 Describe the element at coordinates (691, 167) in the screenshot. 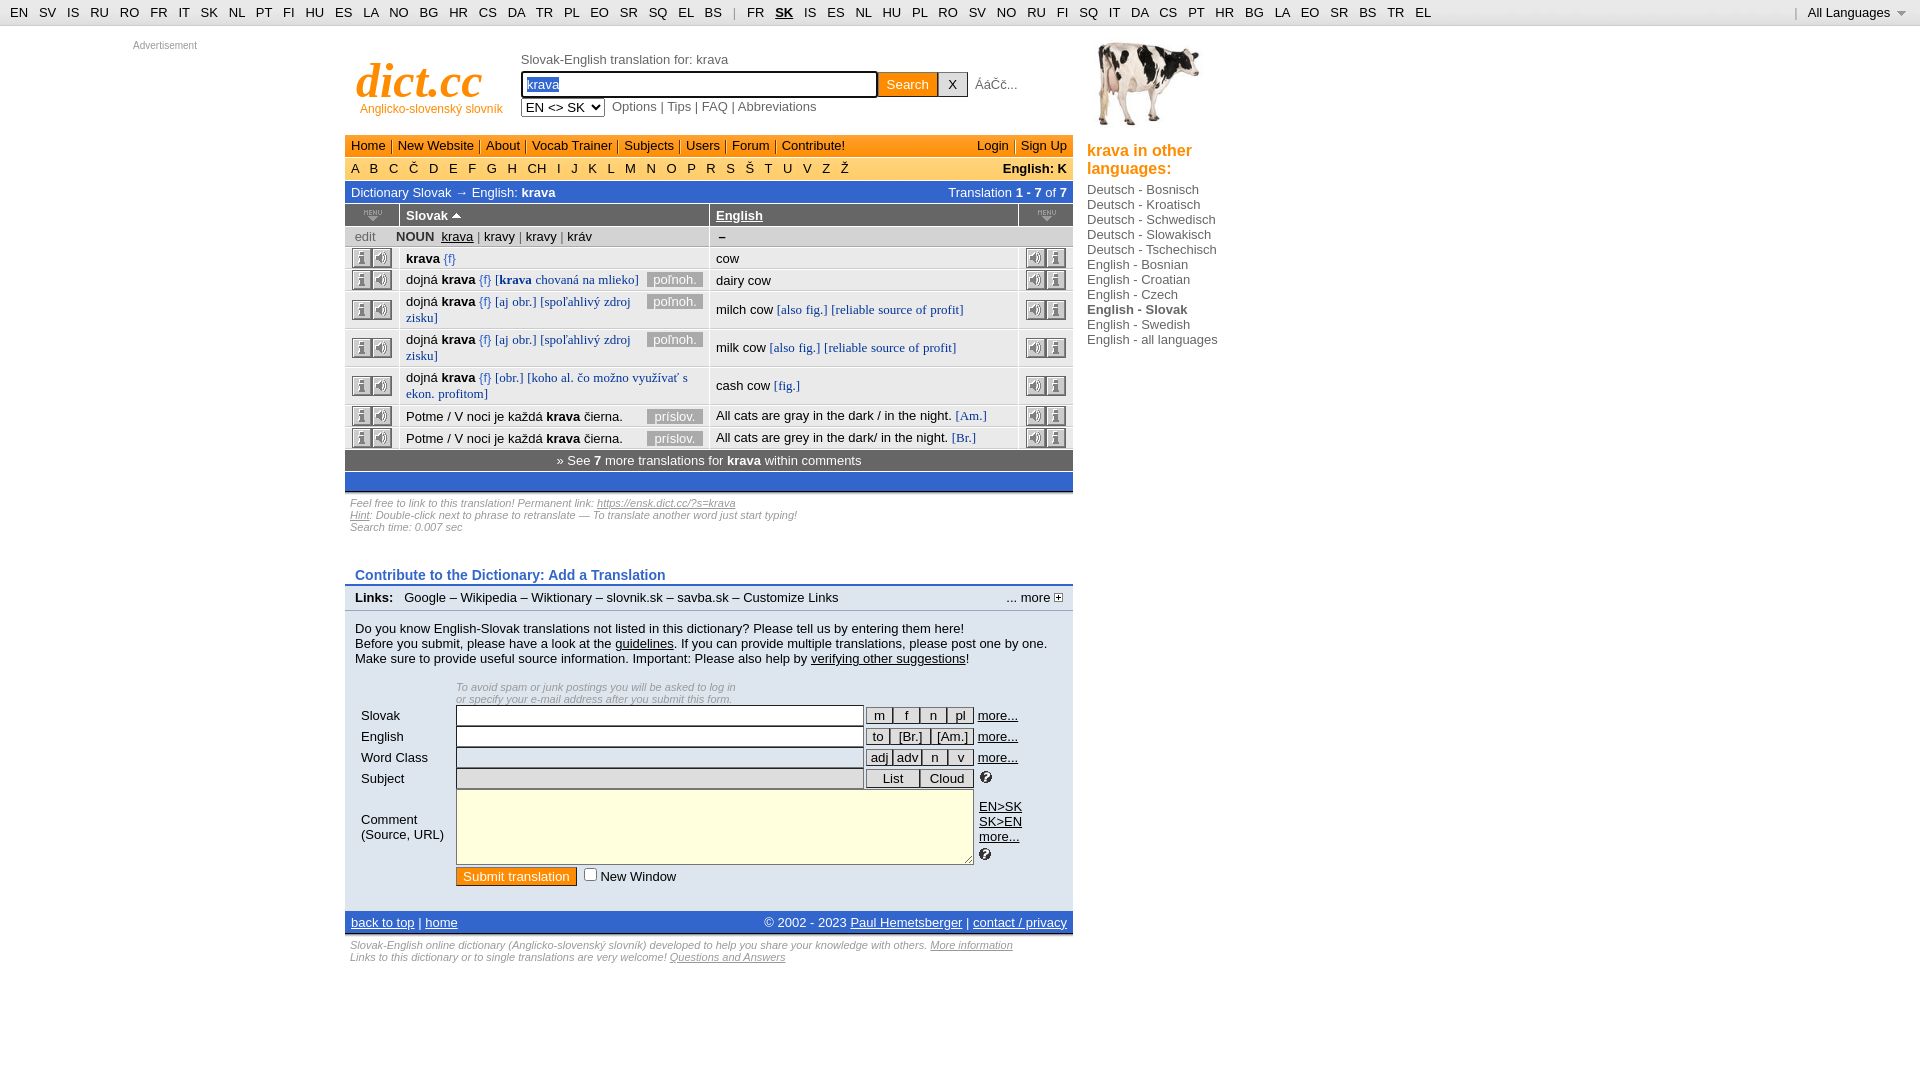

I see `'P'` at that location.